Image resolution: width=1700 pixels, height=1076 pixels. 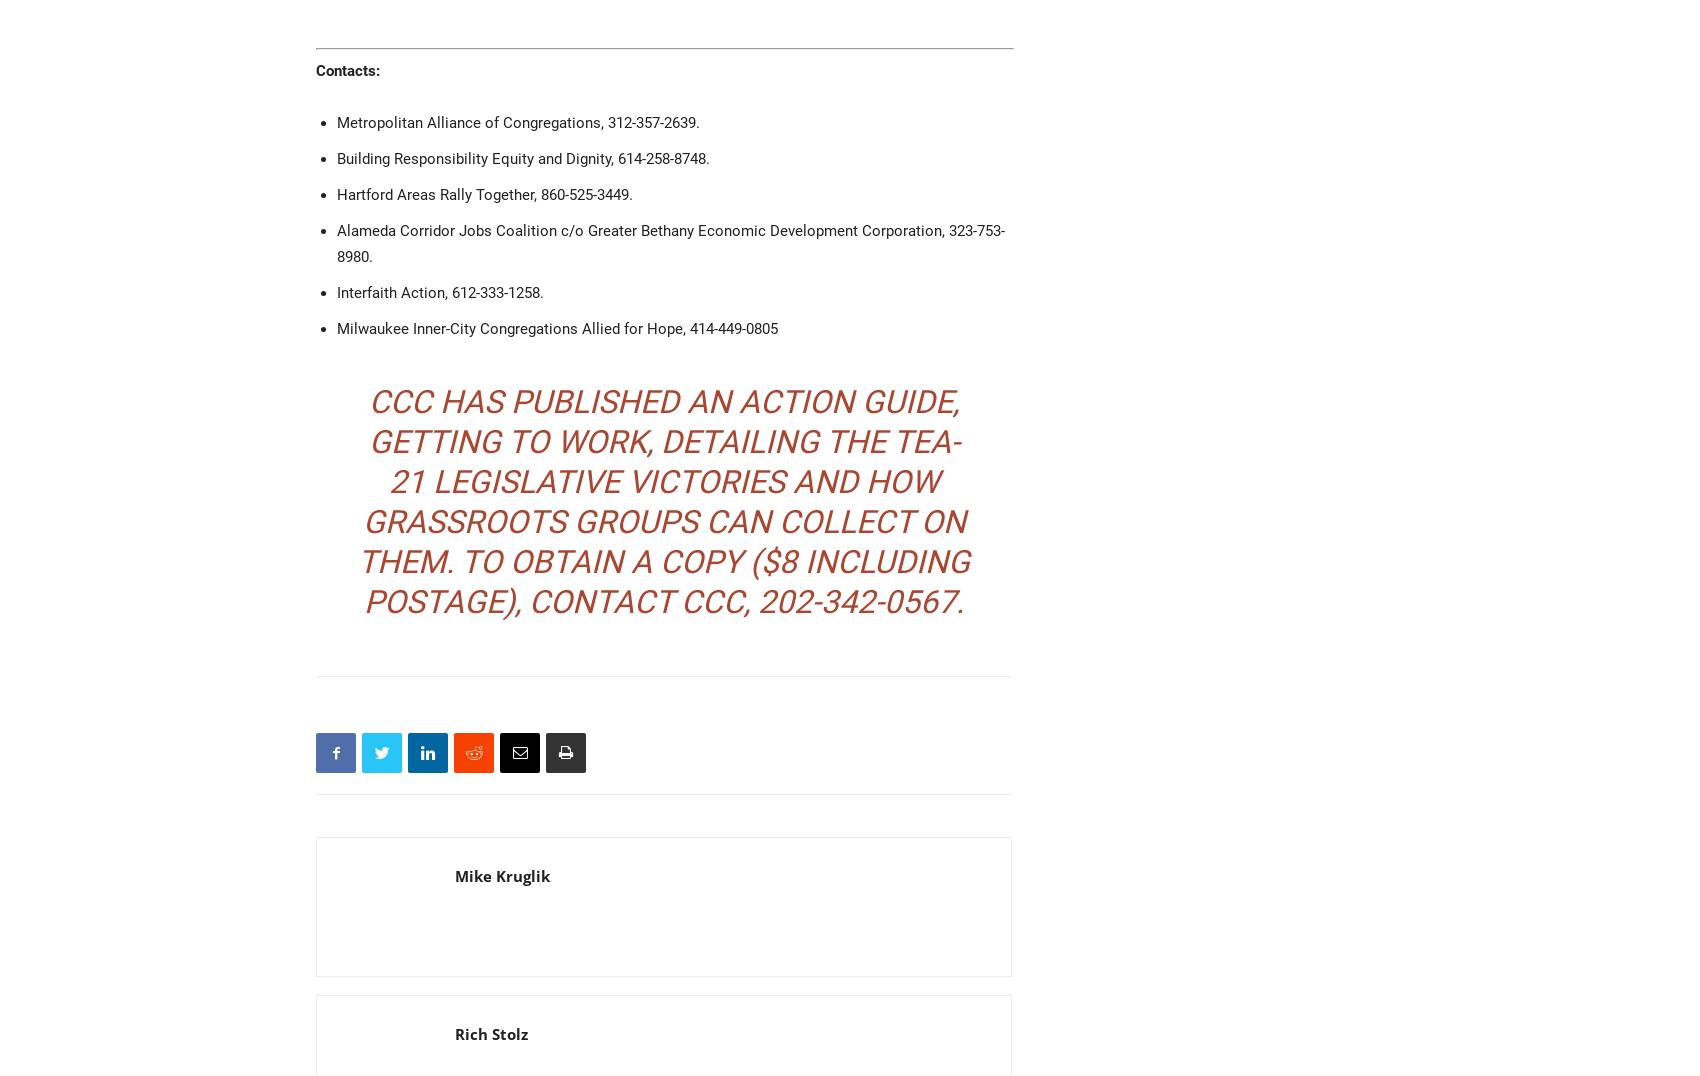 I want to click on 'CCC has published an action guide,', so click(x=664, y=400).